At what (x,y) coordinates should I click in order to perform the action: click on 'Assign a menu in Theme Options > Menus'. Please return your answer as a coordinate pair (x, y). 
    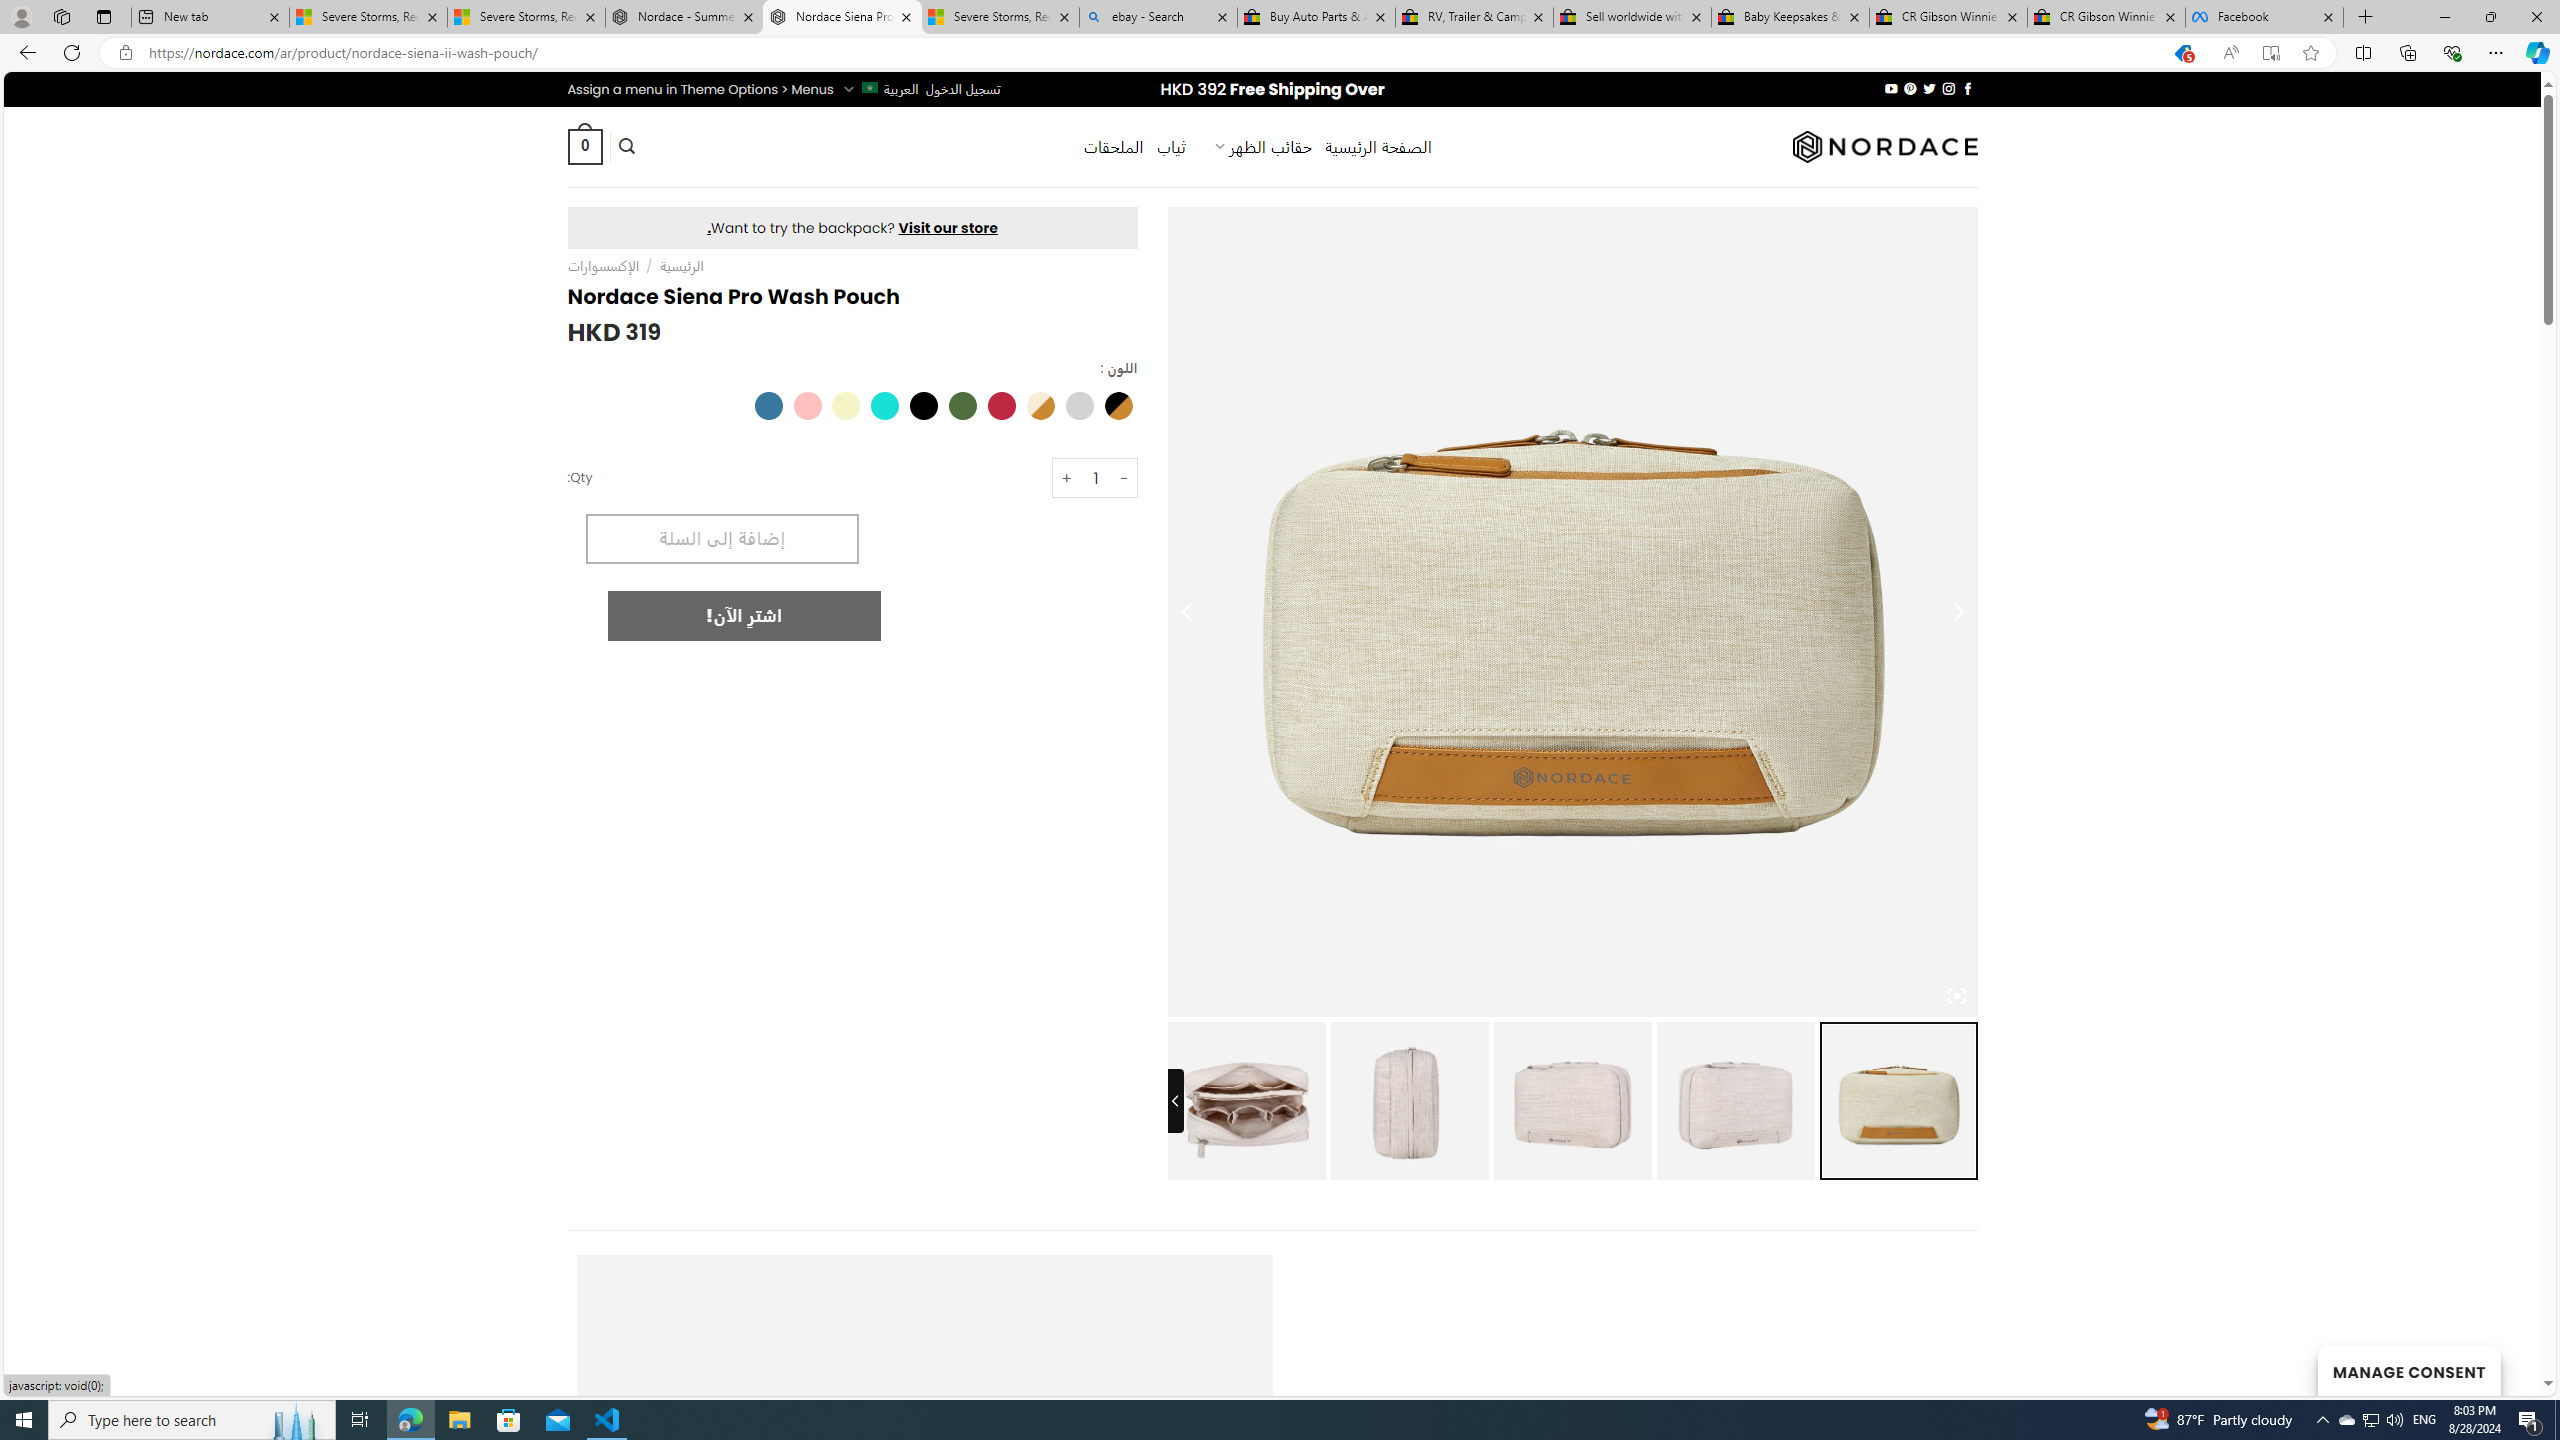
    Looking at the image, I should click on (700, 89).